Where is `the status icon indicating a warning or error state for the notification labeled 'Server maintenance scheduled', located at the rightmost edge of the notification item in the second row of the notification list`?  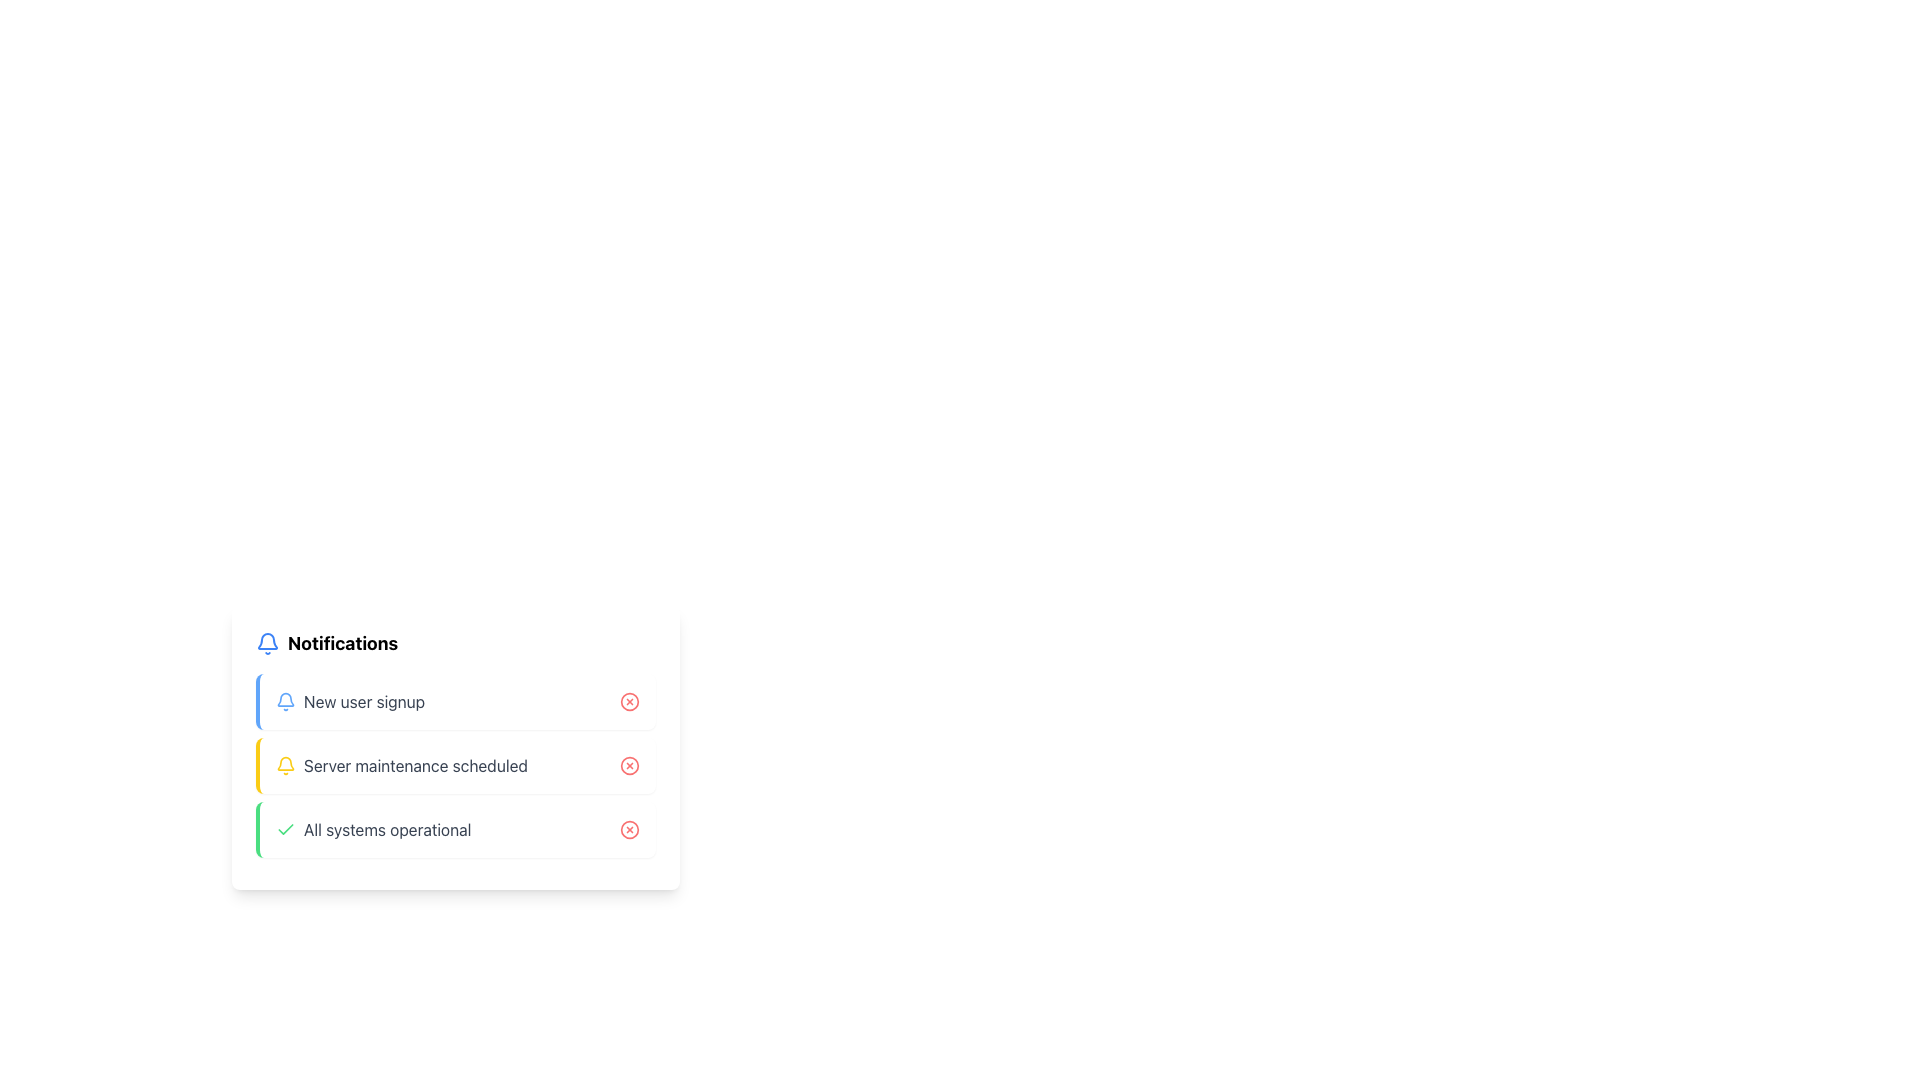 the status icon indicating a warning or error state for the notification labeled 'Server maintenance scheduled', located at the rightmost edge of the notification item in the second row of the notification list is located at coordinates (628, 765).